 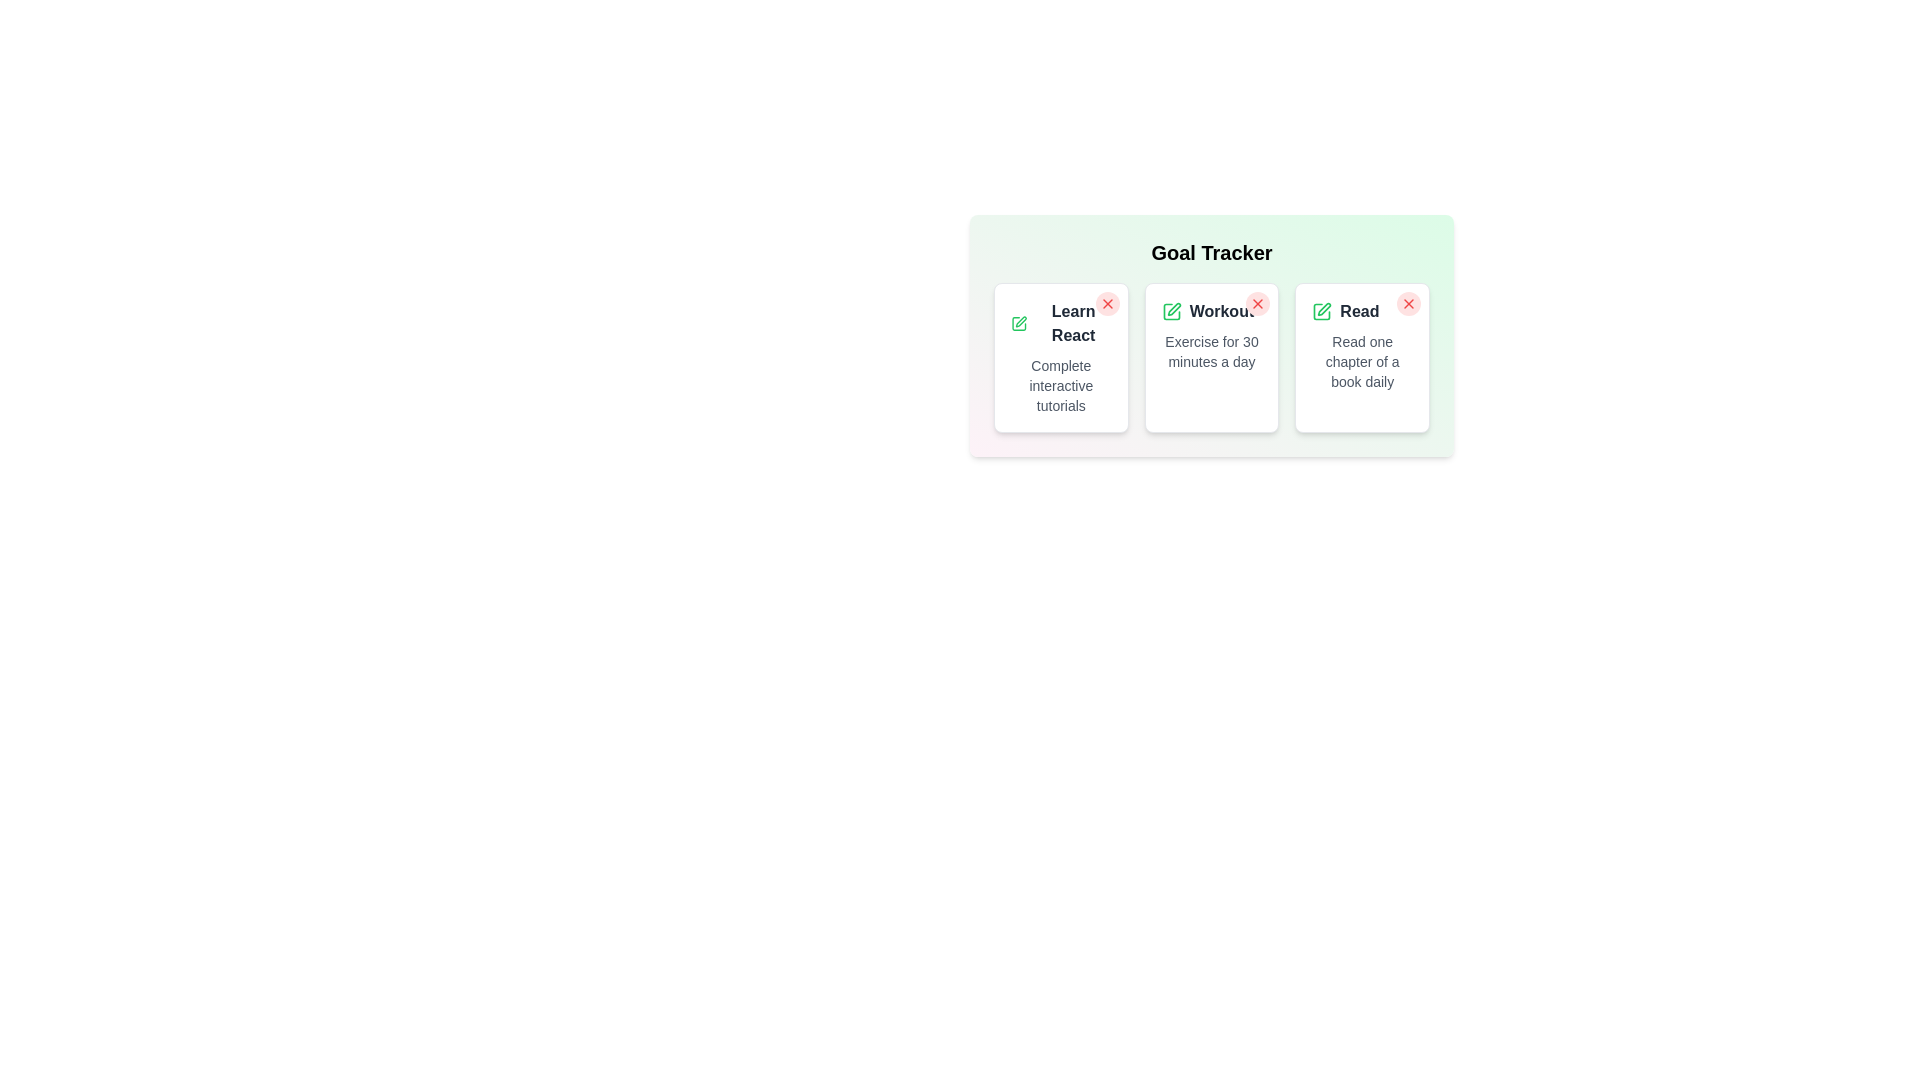 I want to click on the goal card titled 'Workout' to view its details, so click(x=1210, y=357).